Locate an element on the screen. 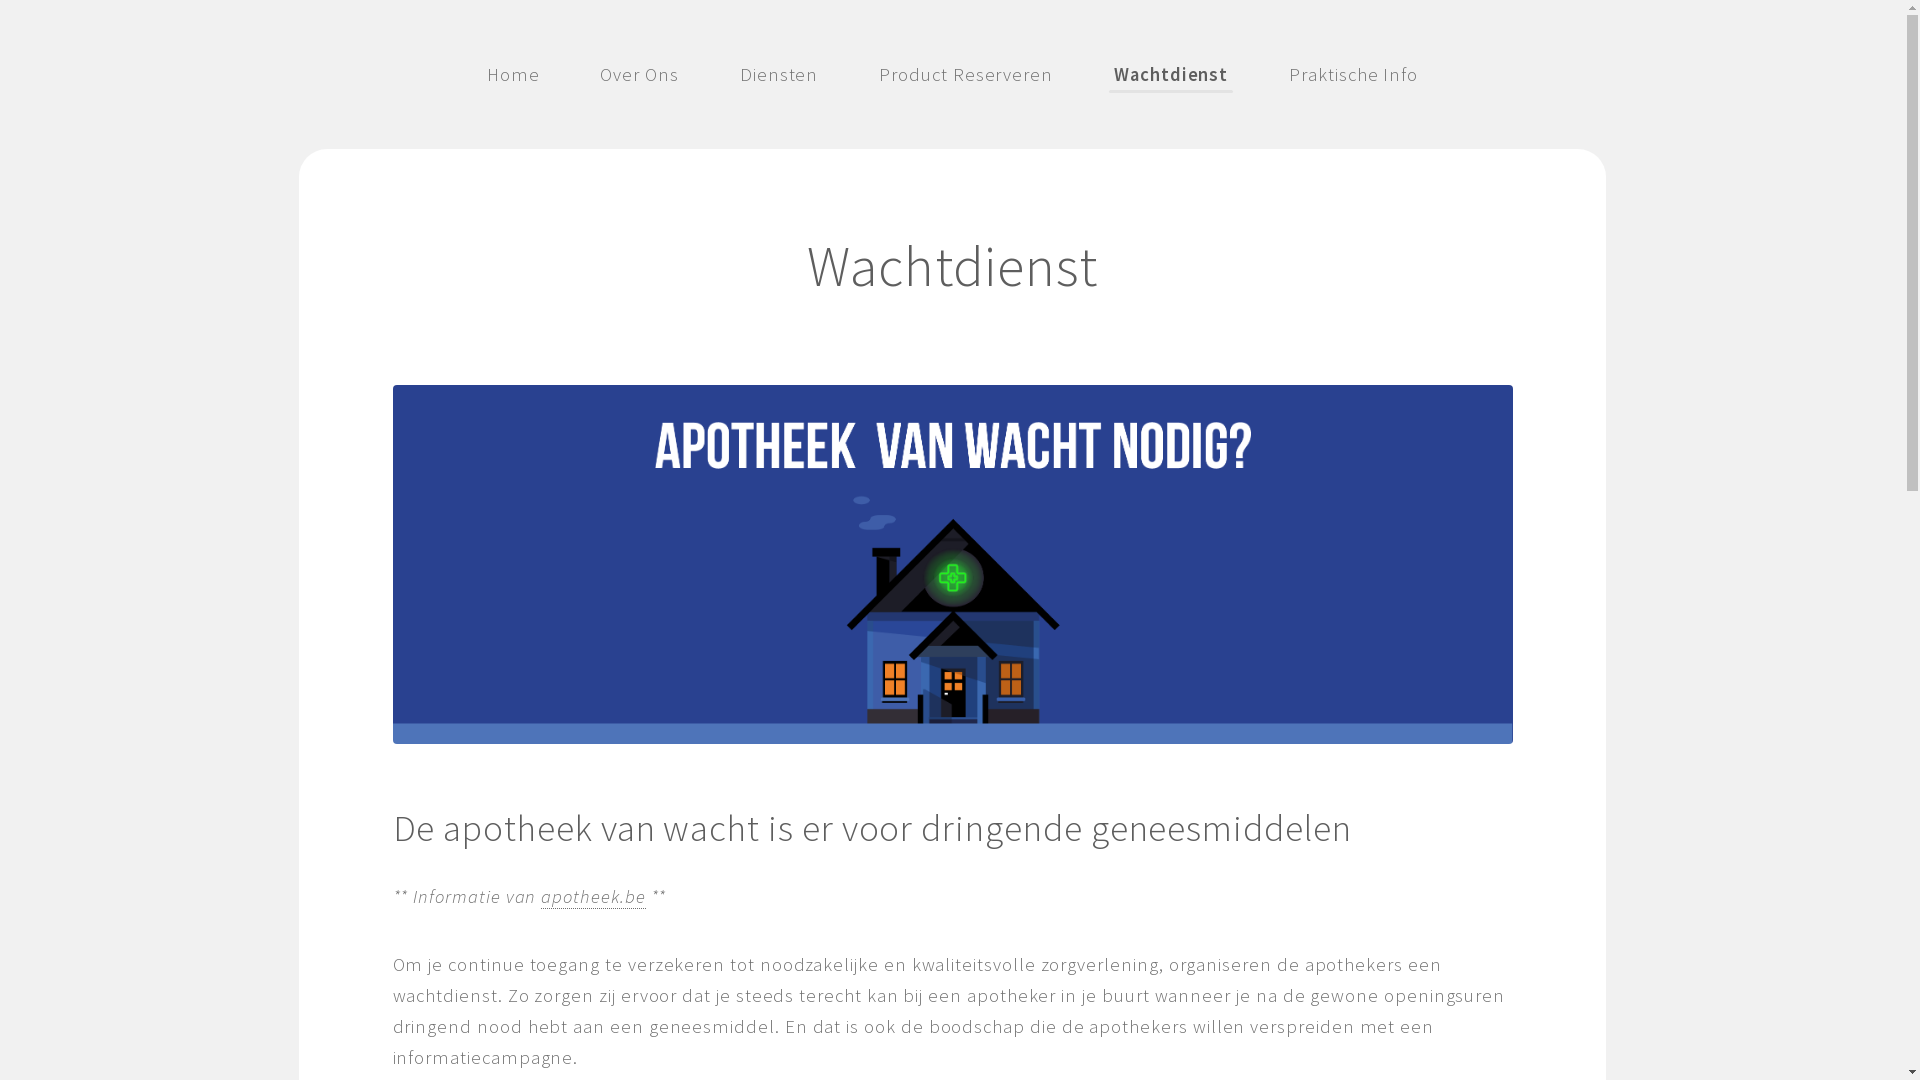  'Wachtdienst' is located at coordinates (1171, 72).